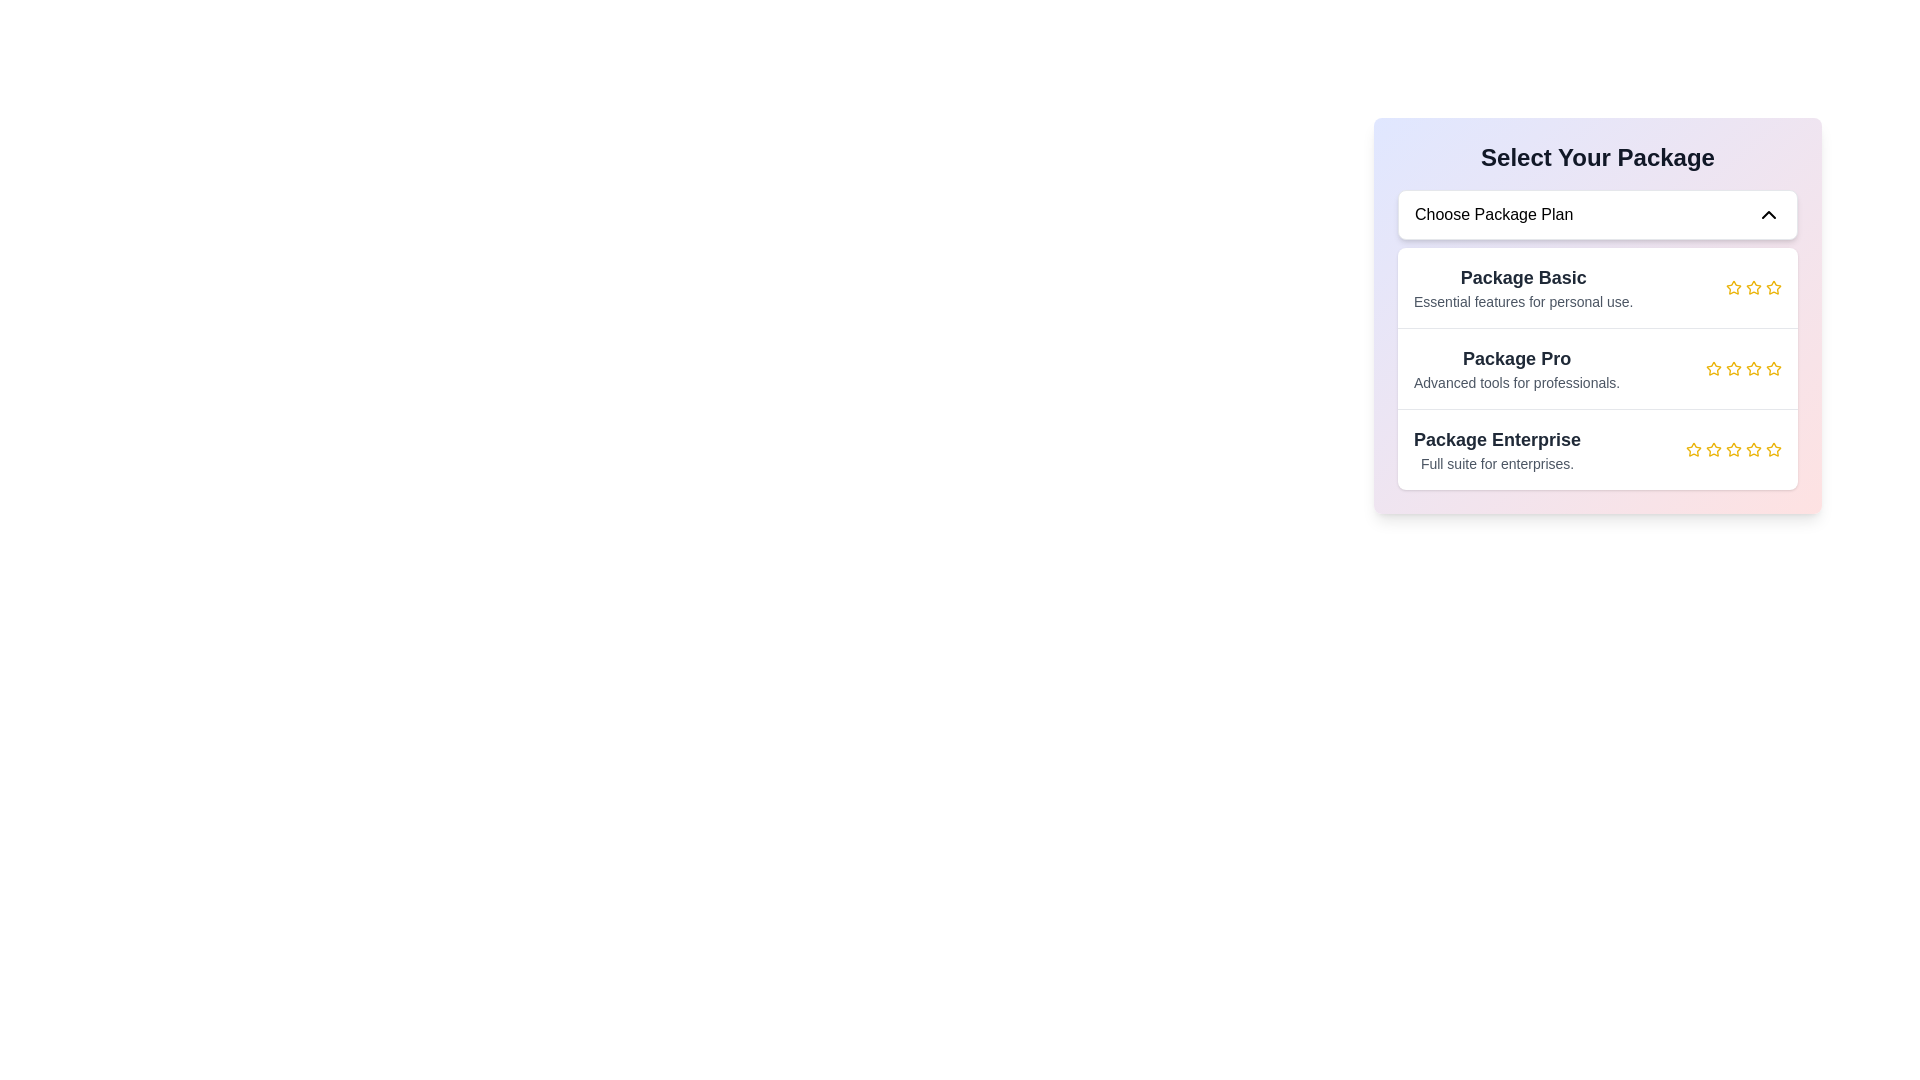 The height and width of the screenshot is (1080, 1920). What do you see at coordinates (1774, 369) in the screenshot?
I see `the fifth yellow star icon in the rating display for the 'Package Pro' option to rate it` at bounding box center [1774, 369].